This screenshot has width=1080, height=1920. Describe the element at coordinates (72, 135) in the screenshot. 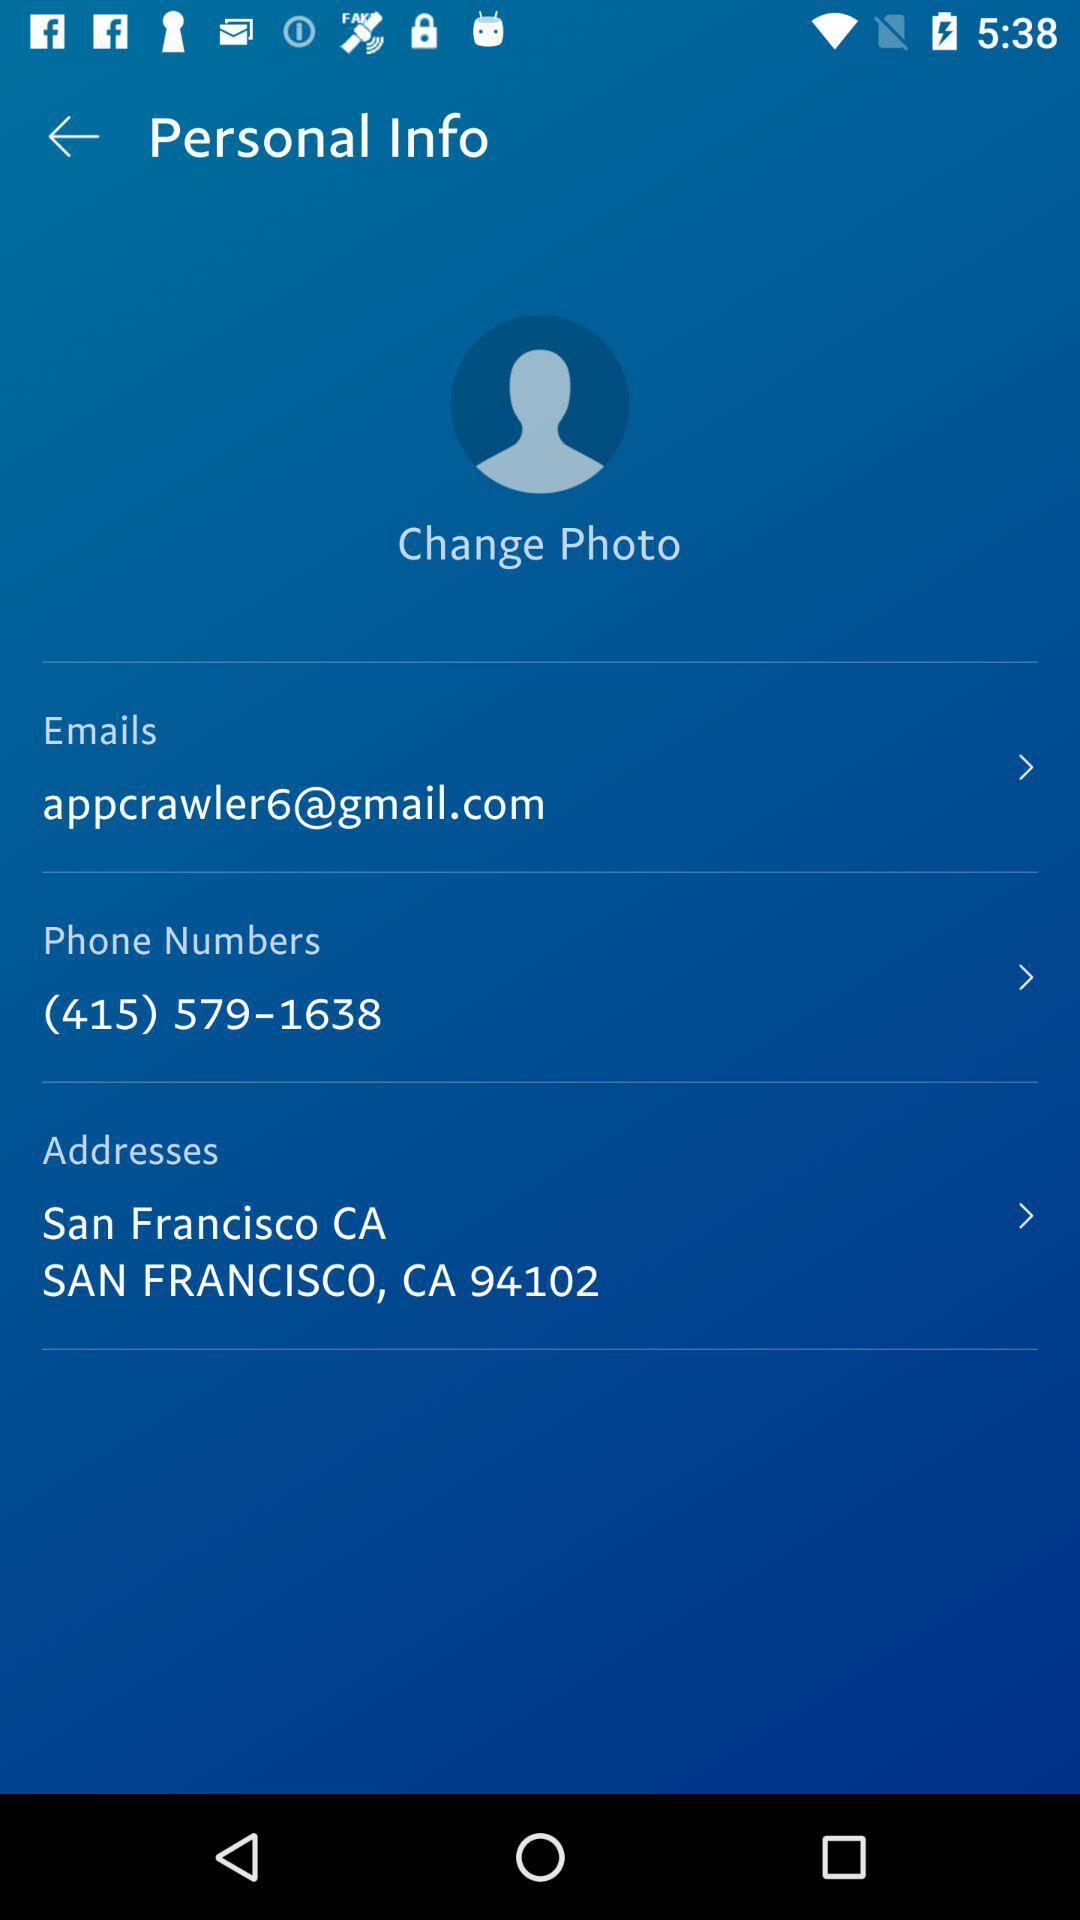

I see `the item above the emails icon` at that location.